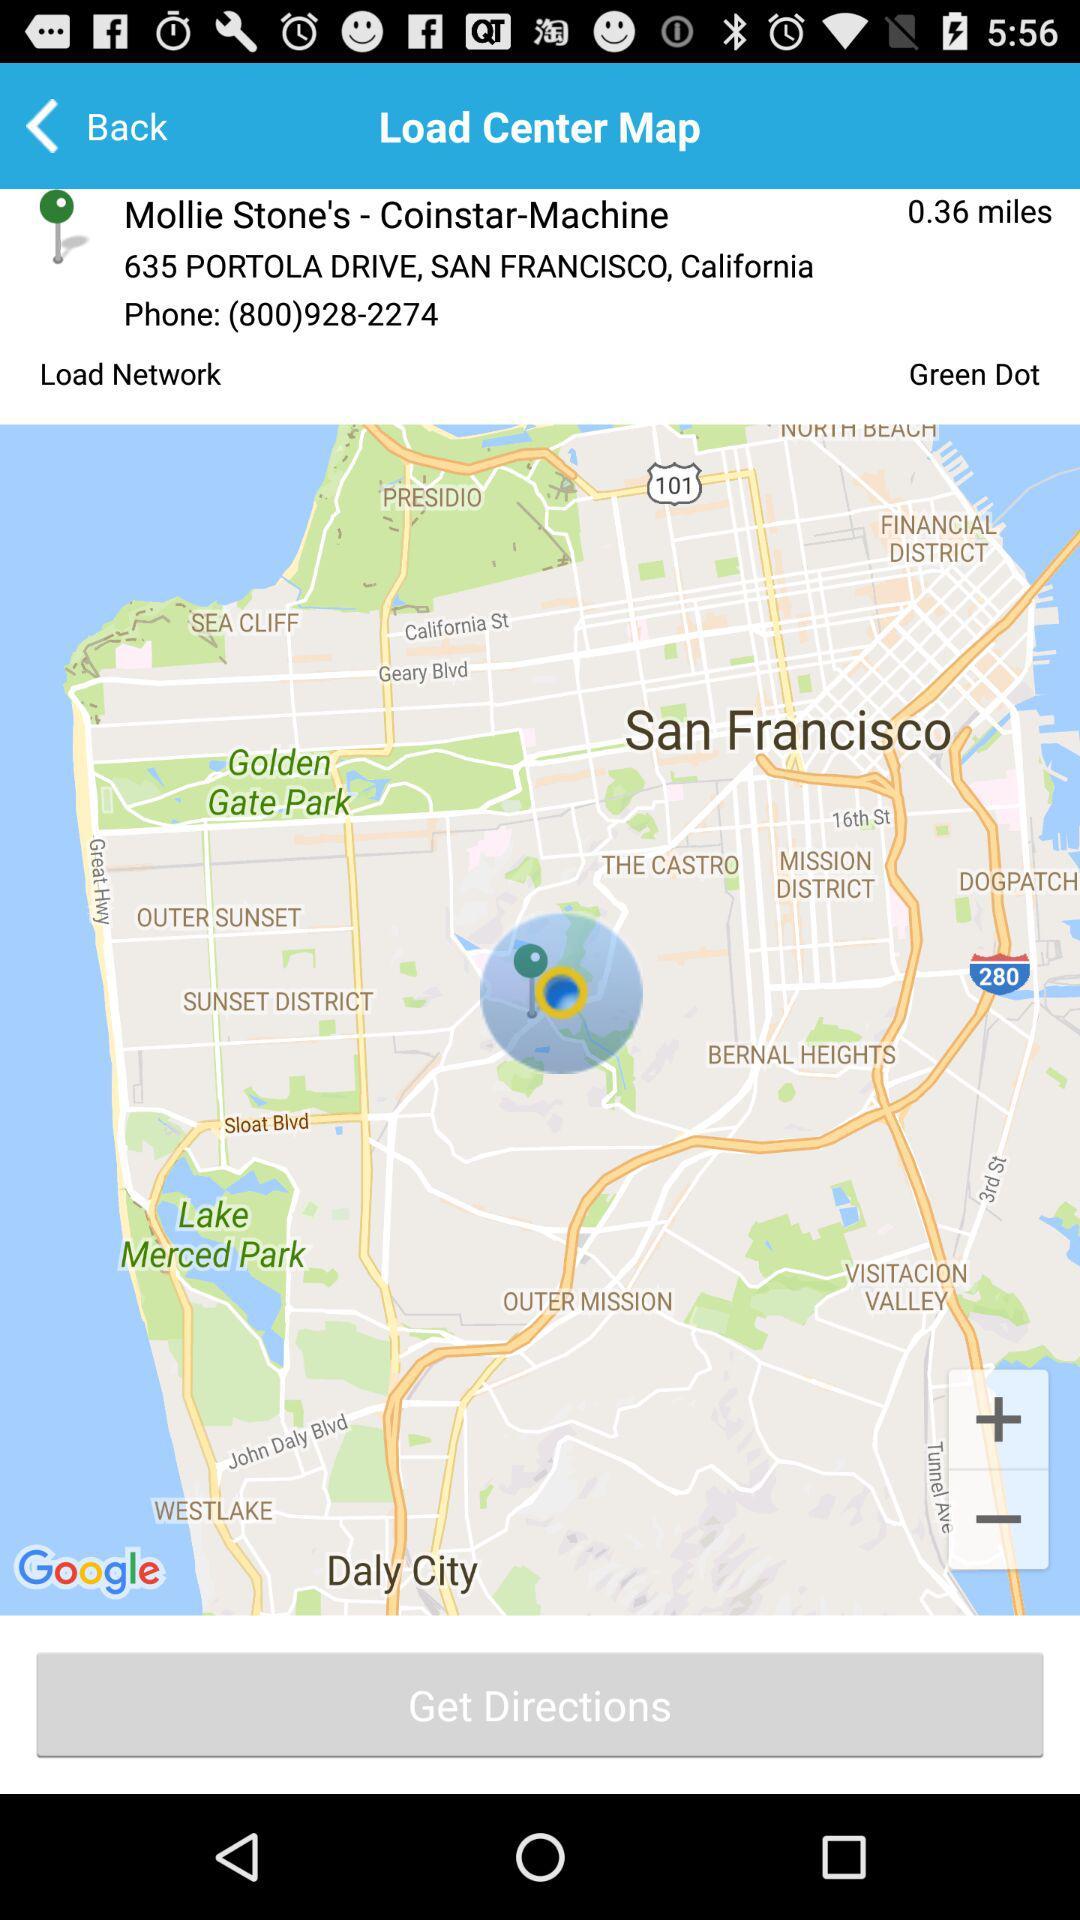 The height and width of the screenshot is (1920, 1080). Describe the element at coordinates (110, 124) in the screenshot. I see `the back option` at that location.